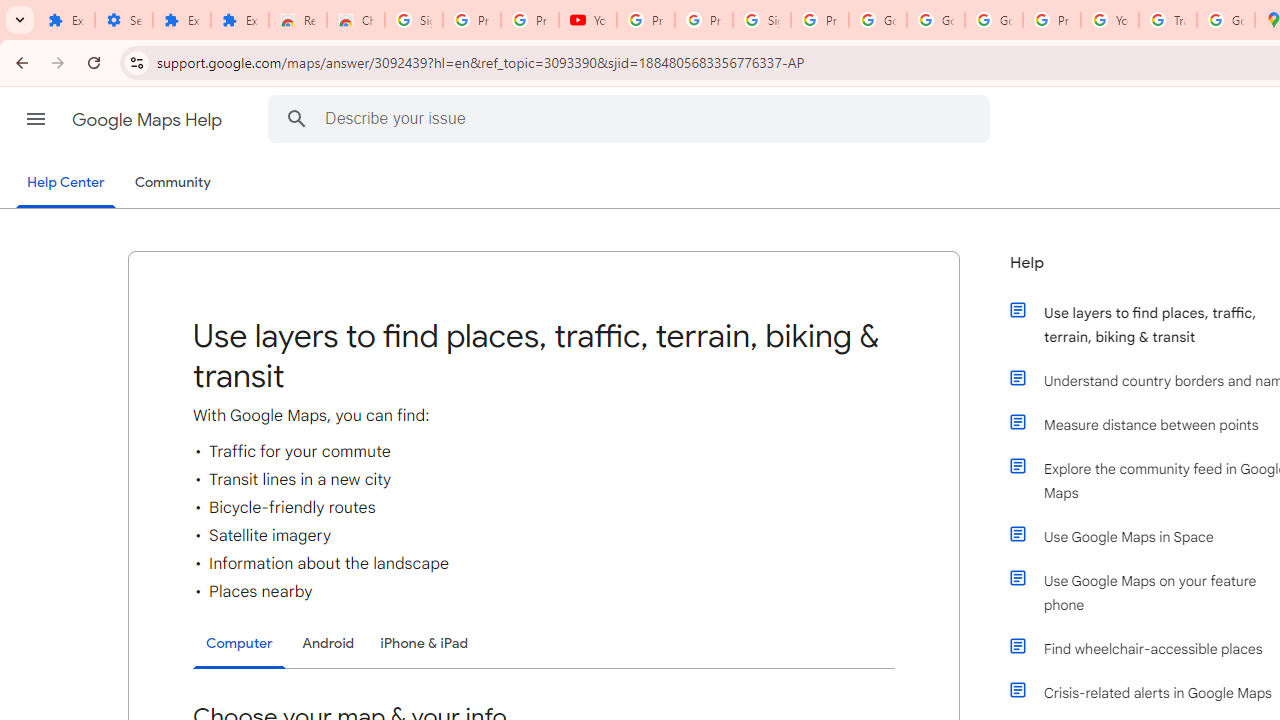  What do you see at coordinates (935, 20) in the screenshot?
I see `'Google Account'` at bounding box center [935, 20].